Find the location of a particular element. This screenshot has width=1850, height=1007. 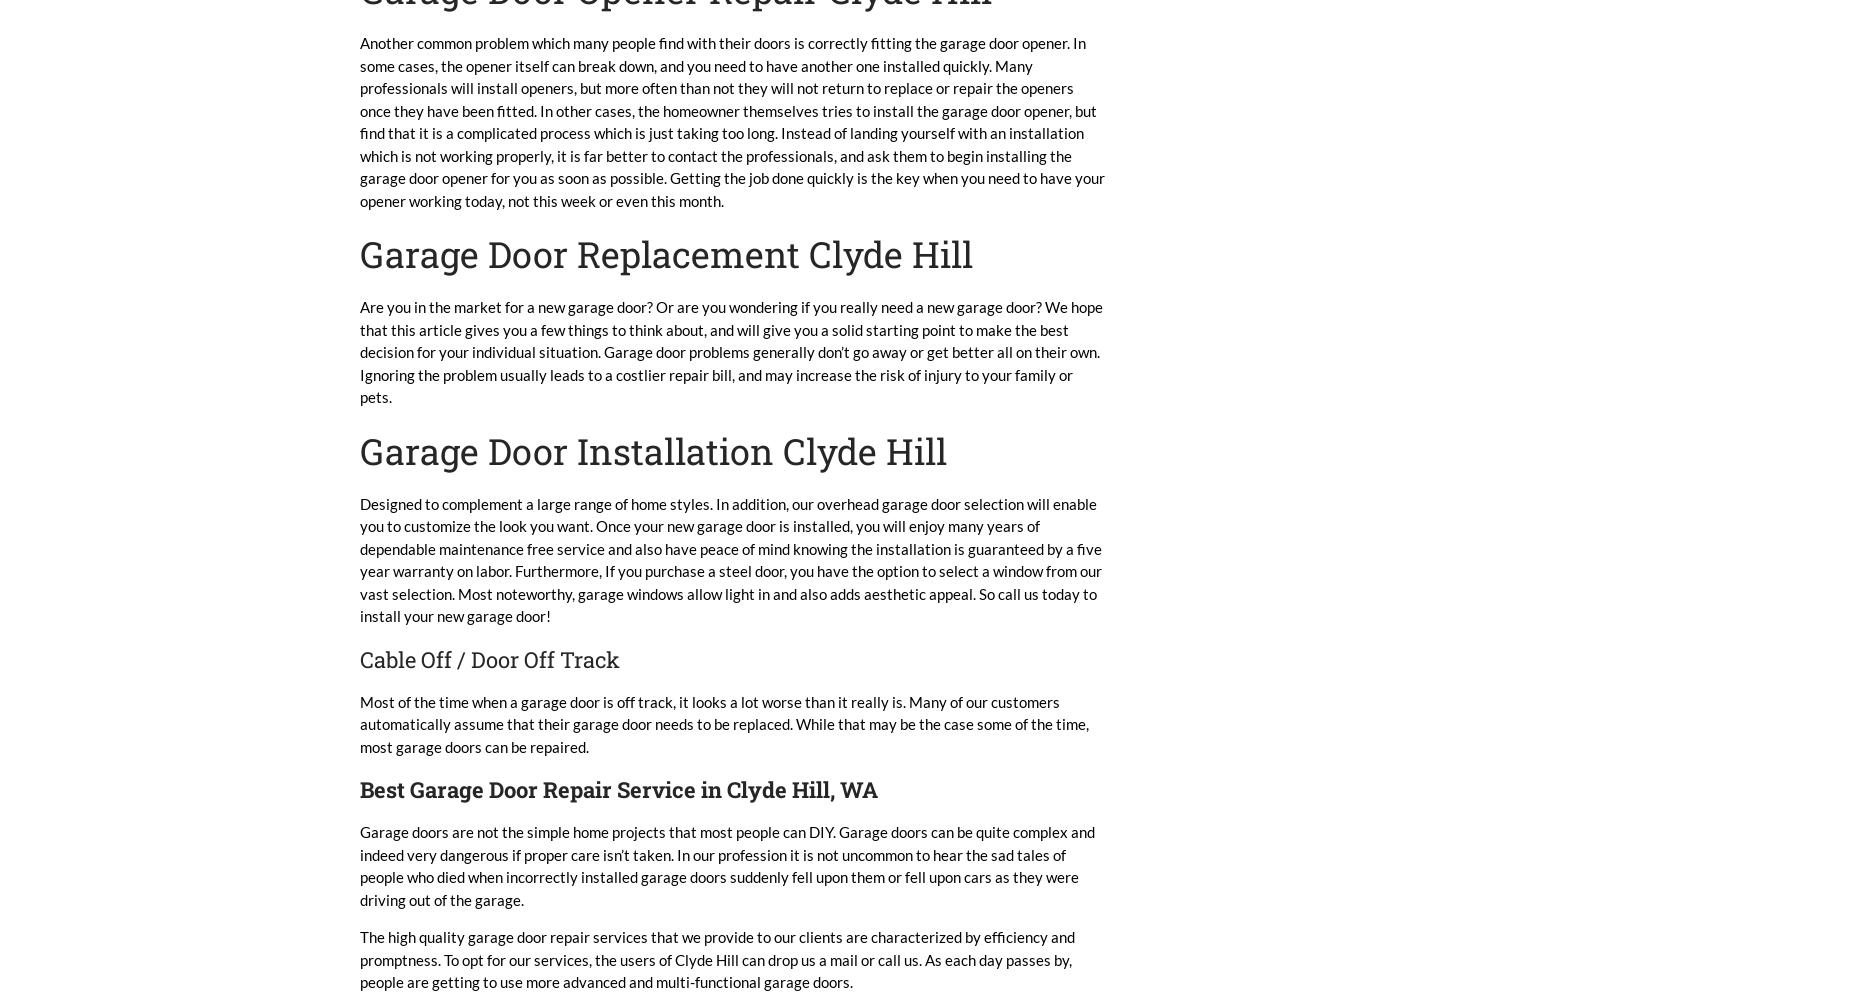

'Another common problem which many people find with their doors is correctly fitting the garage door opener. In some cases, the opener itself can break down, and you need to have another one installed quickly. Many professionals will install openers, but more often than not they will not return to replace or repair the openers once they have been fitted. In other cases, the homeowner themselves tries to install the garage door opener, but find that it is a complicated process which is just taking too long. Instead of landing yourself with an installation which is not working properly, it is far better to contact the professionals, and ask them to begin installing the garage door opener for you as soon as possible. Getting the job done quickly is the key when you need to have your opener working today, not this week or even this month.' is located at coordinates (732, 121).